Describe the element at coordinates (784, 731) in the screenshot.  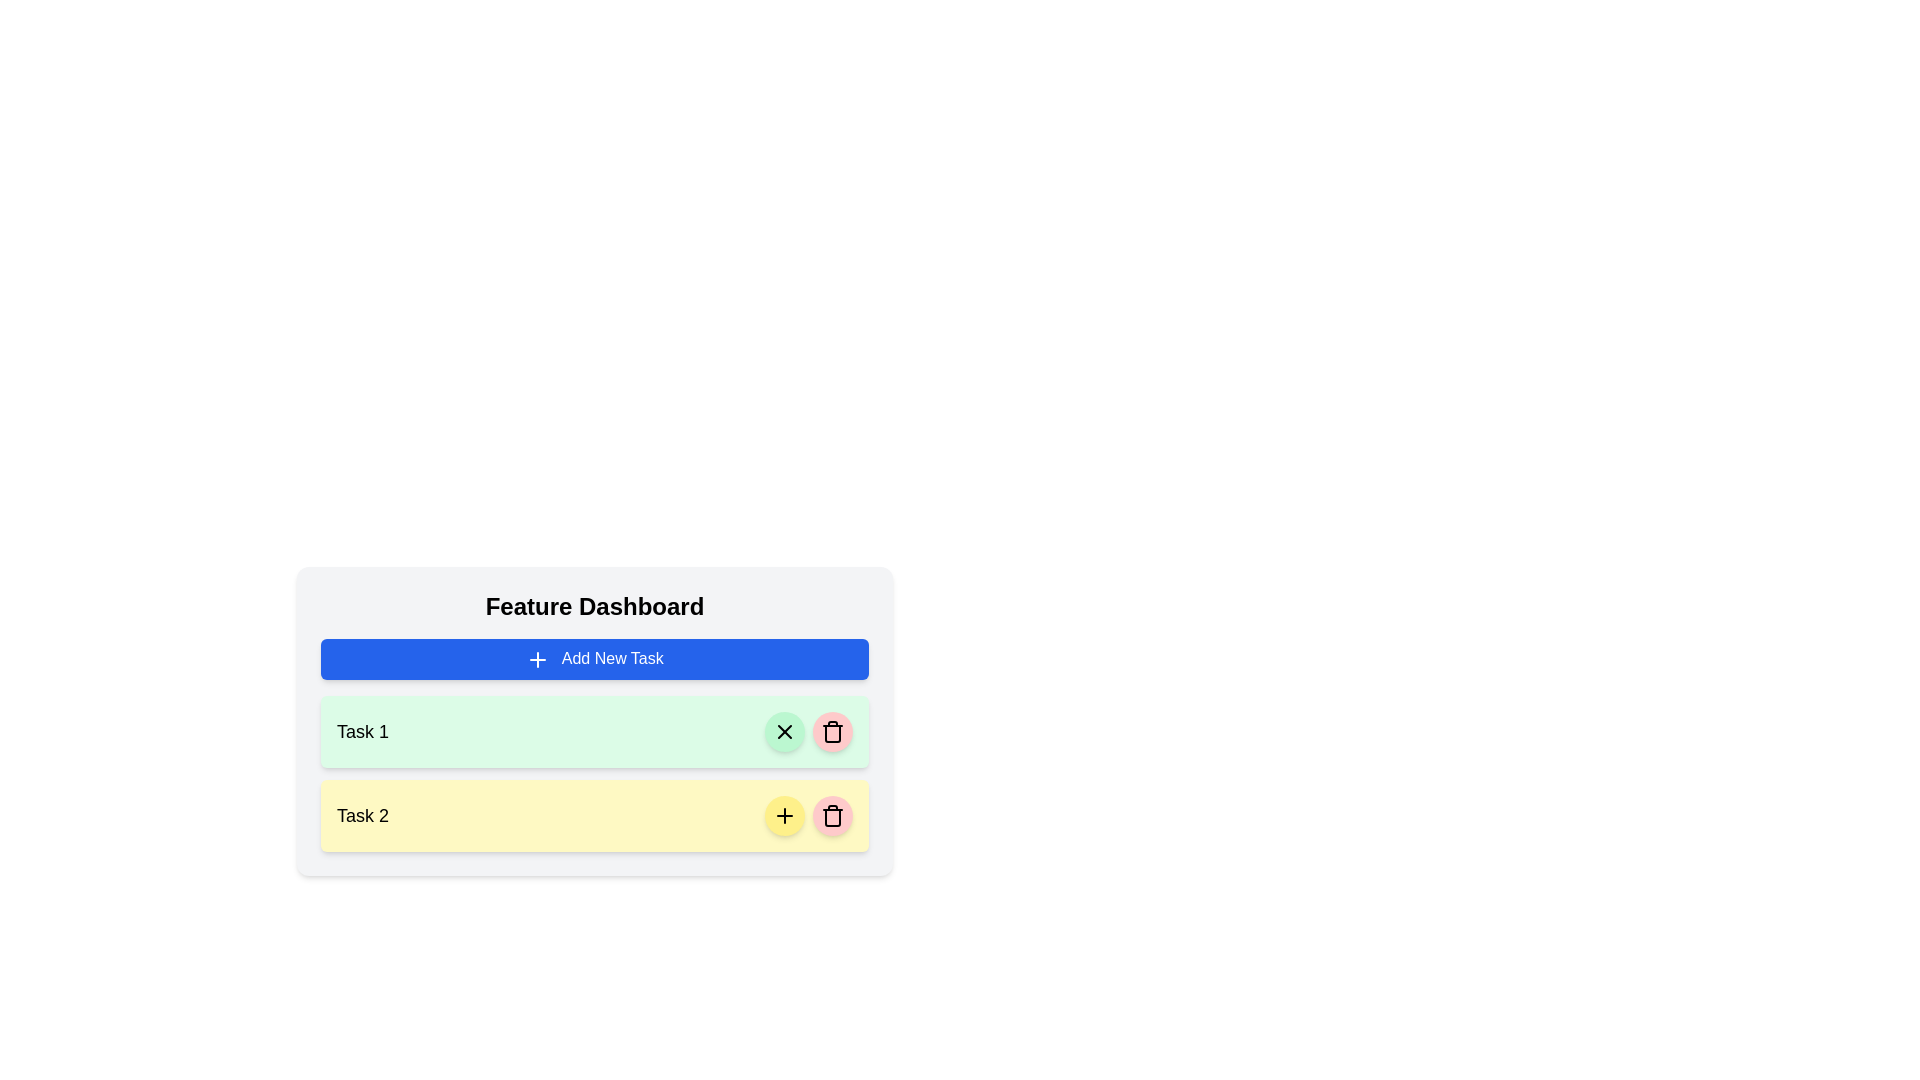
I see `the circular green button with an 'X' icon` at that location.